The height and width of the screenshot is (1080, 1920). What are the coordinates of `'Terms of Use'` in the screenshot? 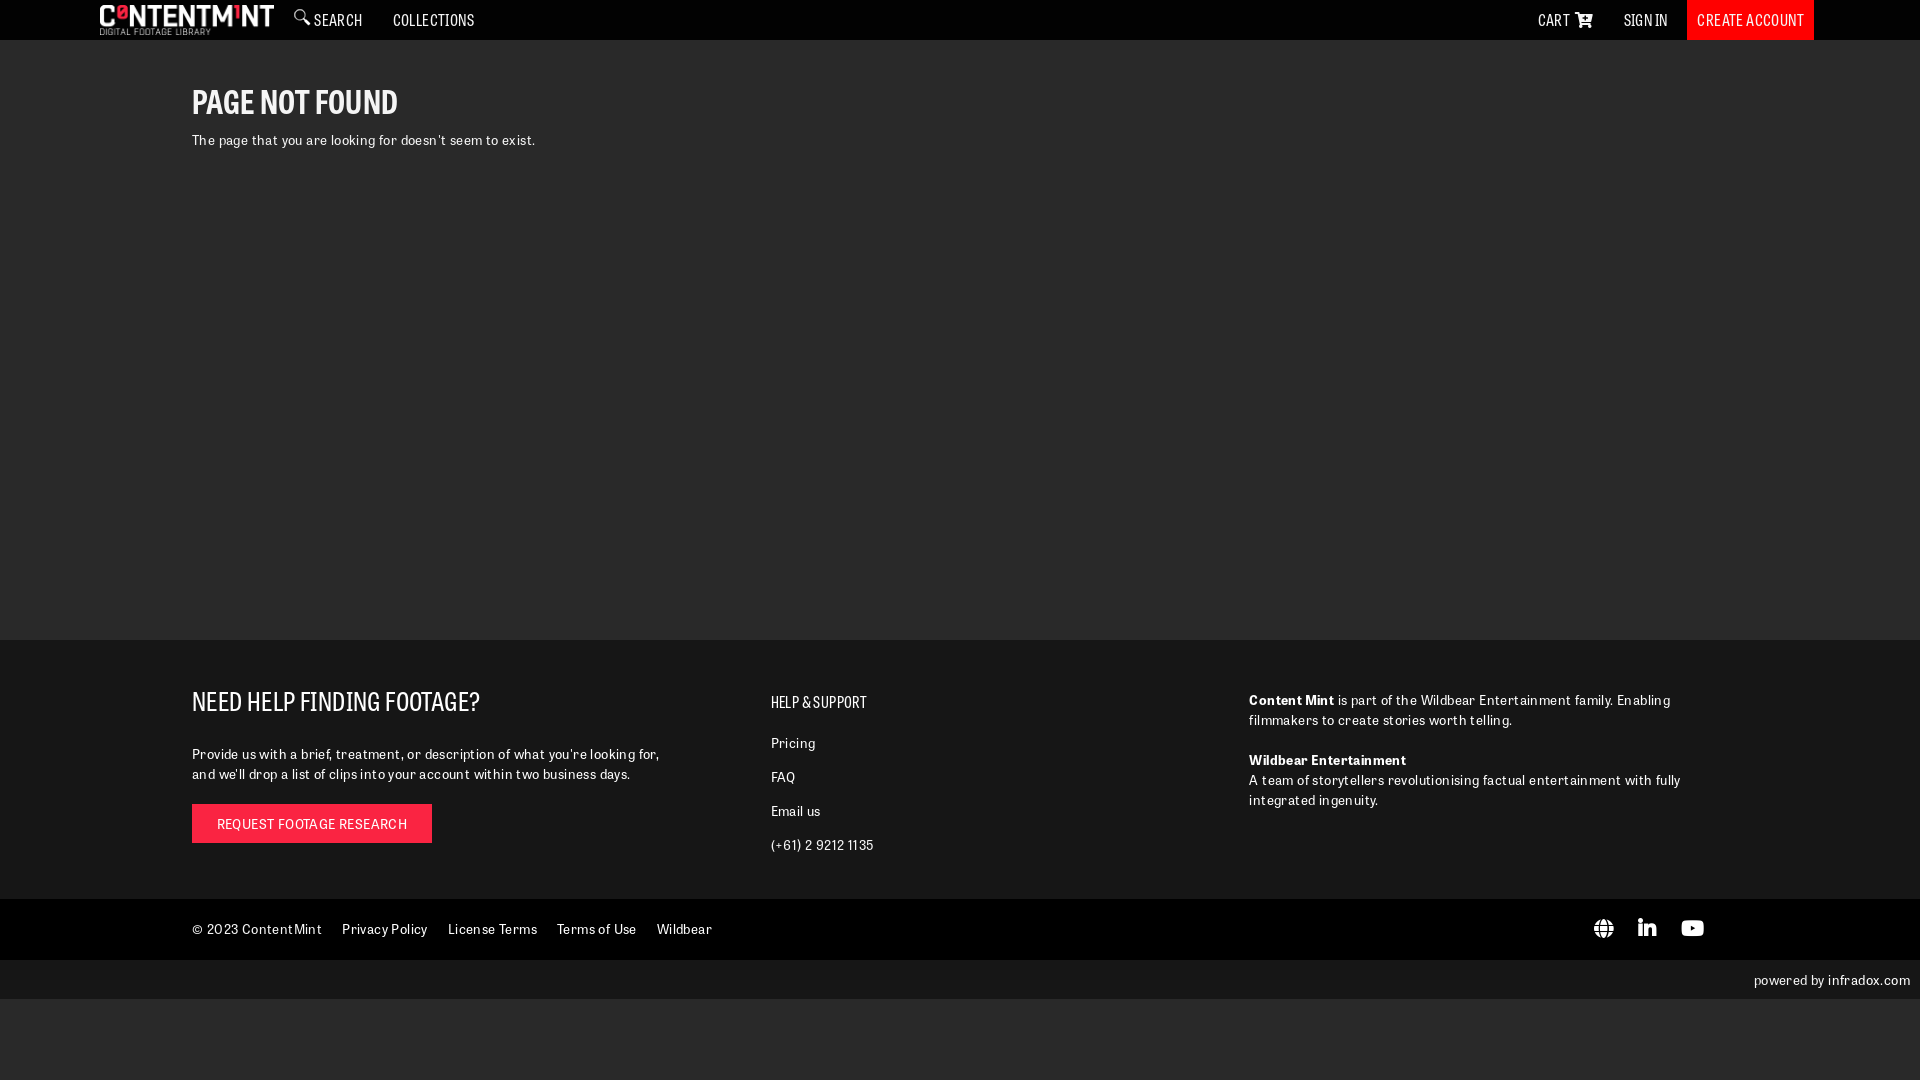 It's located at (595, 928).